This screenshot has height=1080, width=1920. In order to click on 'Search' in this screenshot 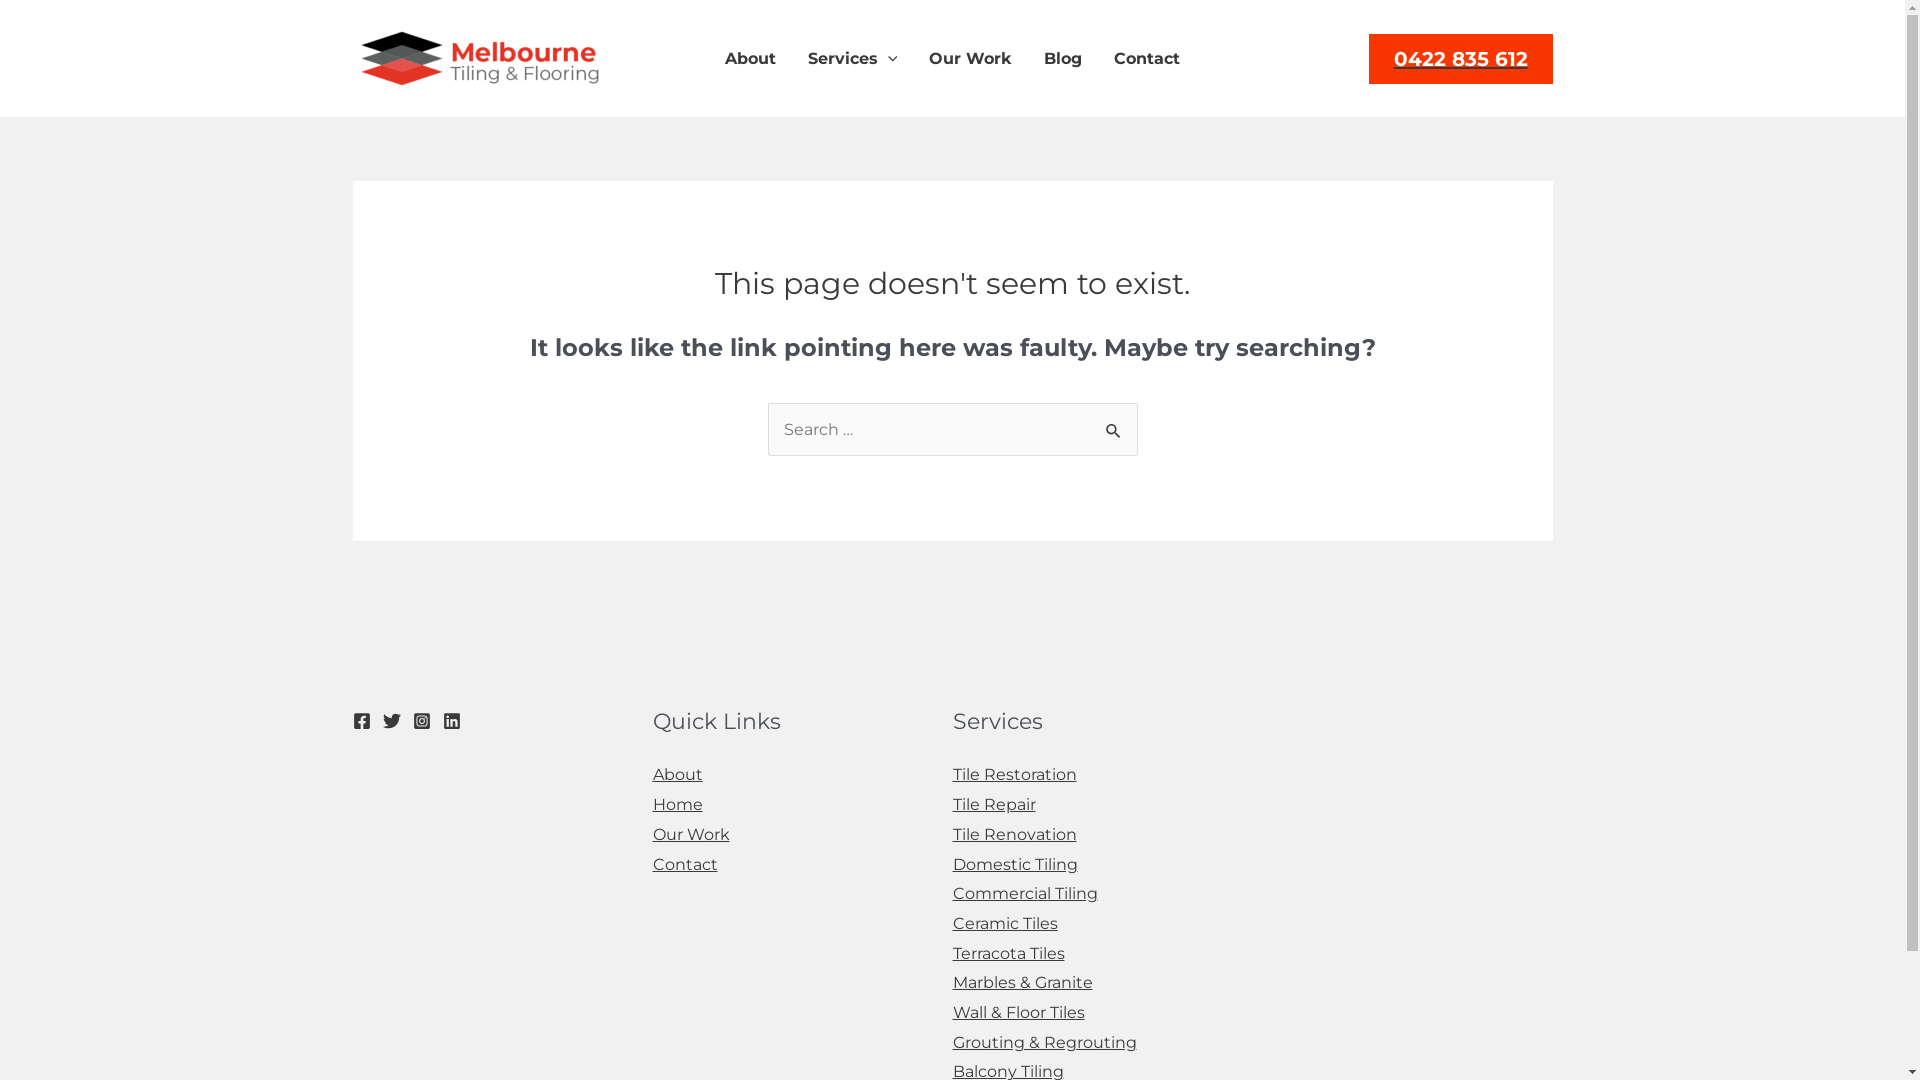, I will do `click(1113, 423)`.